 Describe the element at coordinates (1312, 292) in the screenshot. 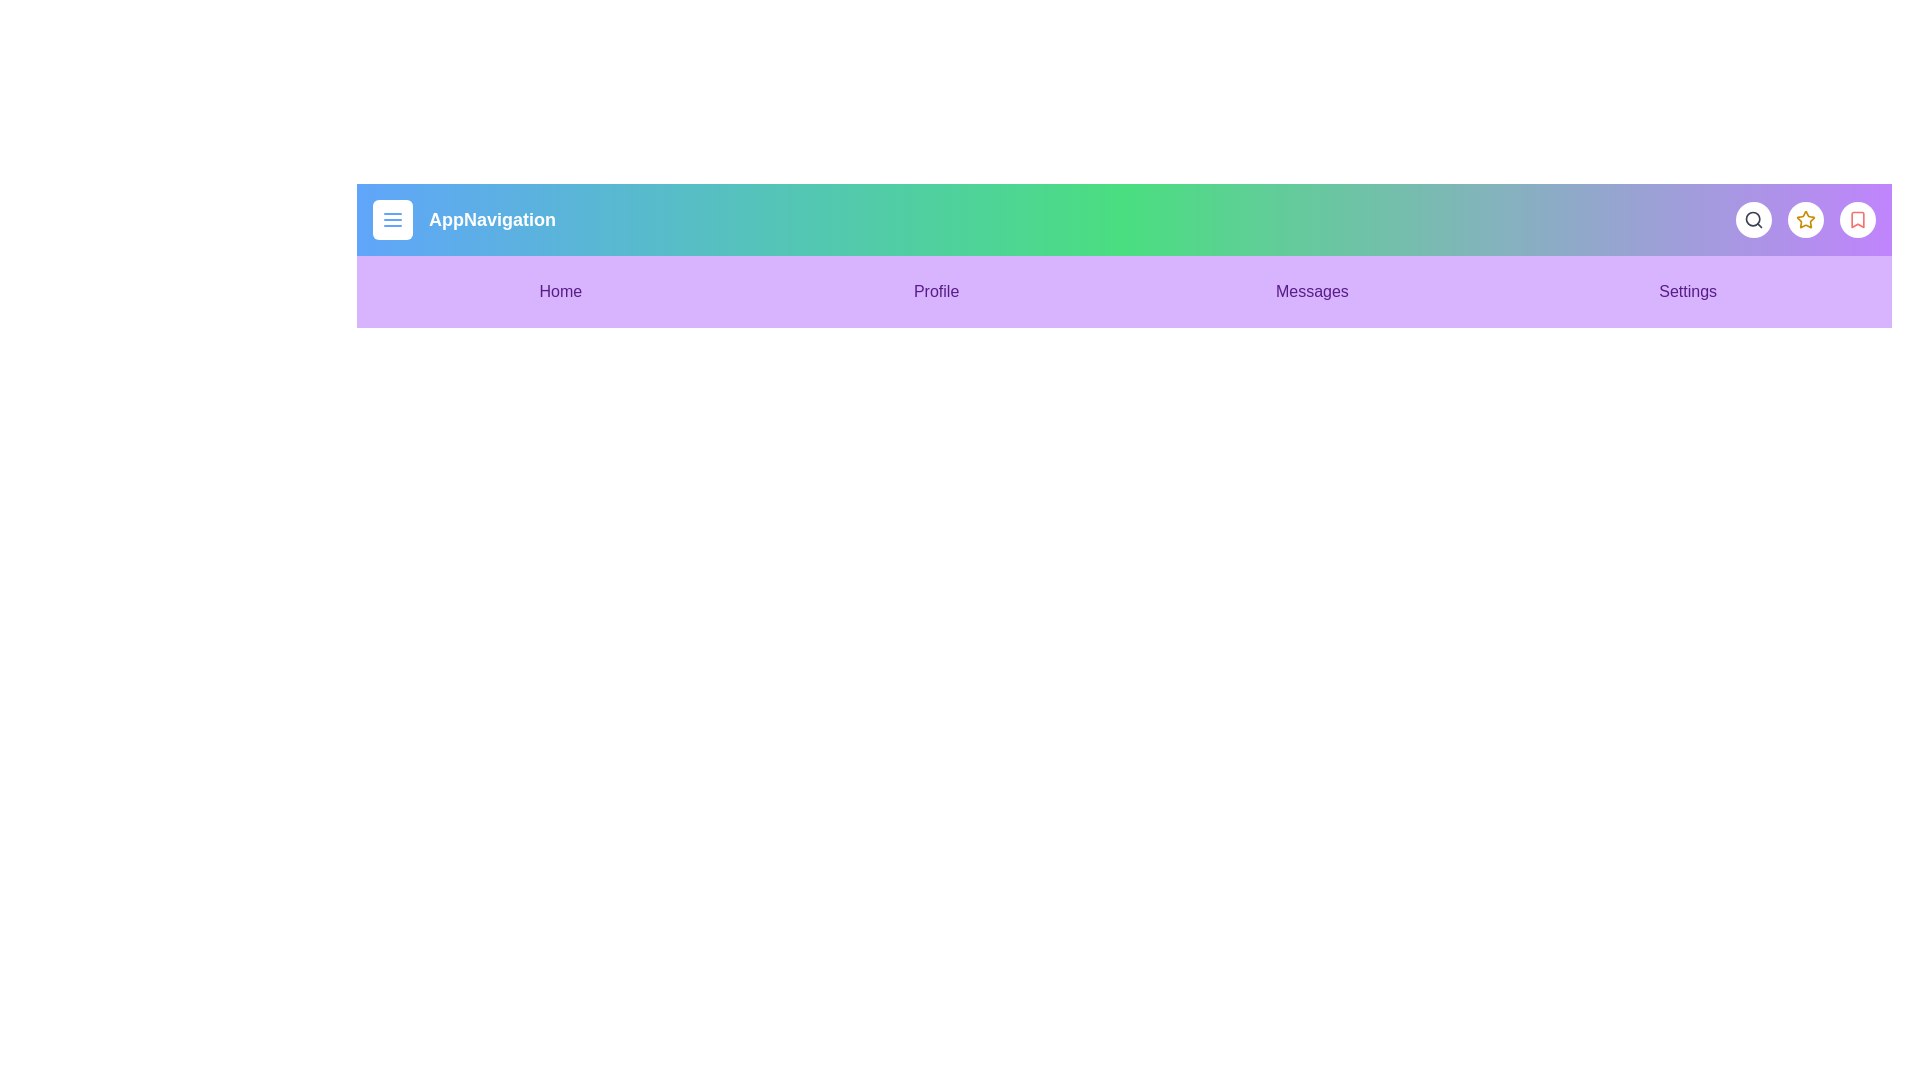

I see `the menu item Messages to navigate to the corresponding section` at that location.